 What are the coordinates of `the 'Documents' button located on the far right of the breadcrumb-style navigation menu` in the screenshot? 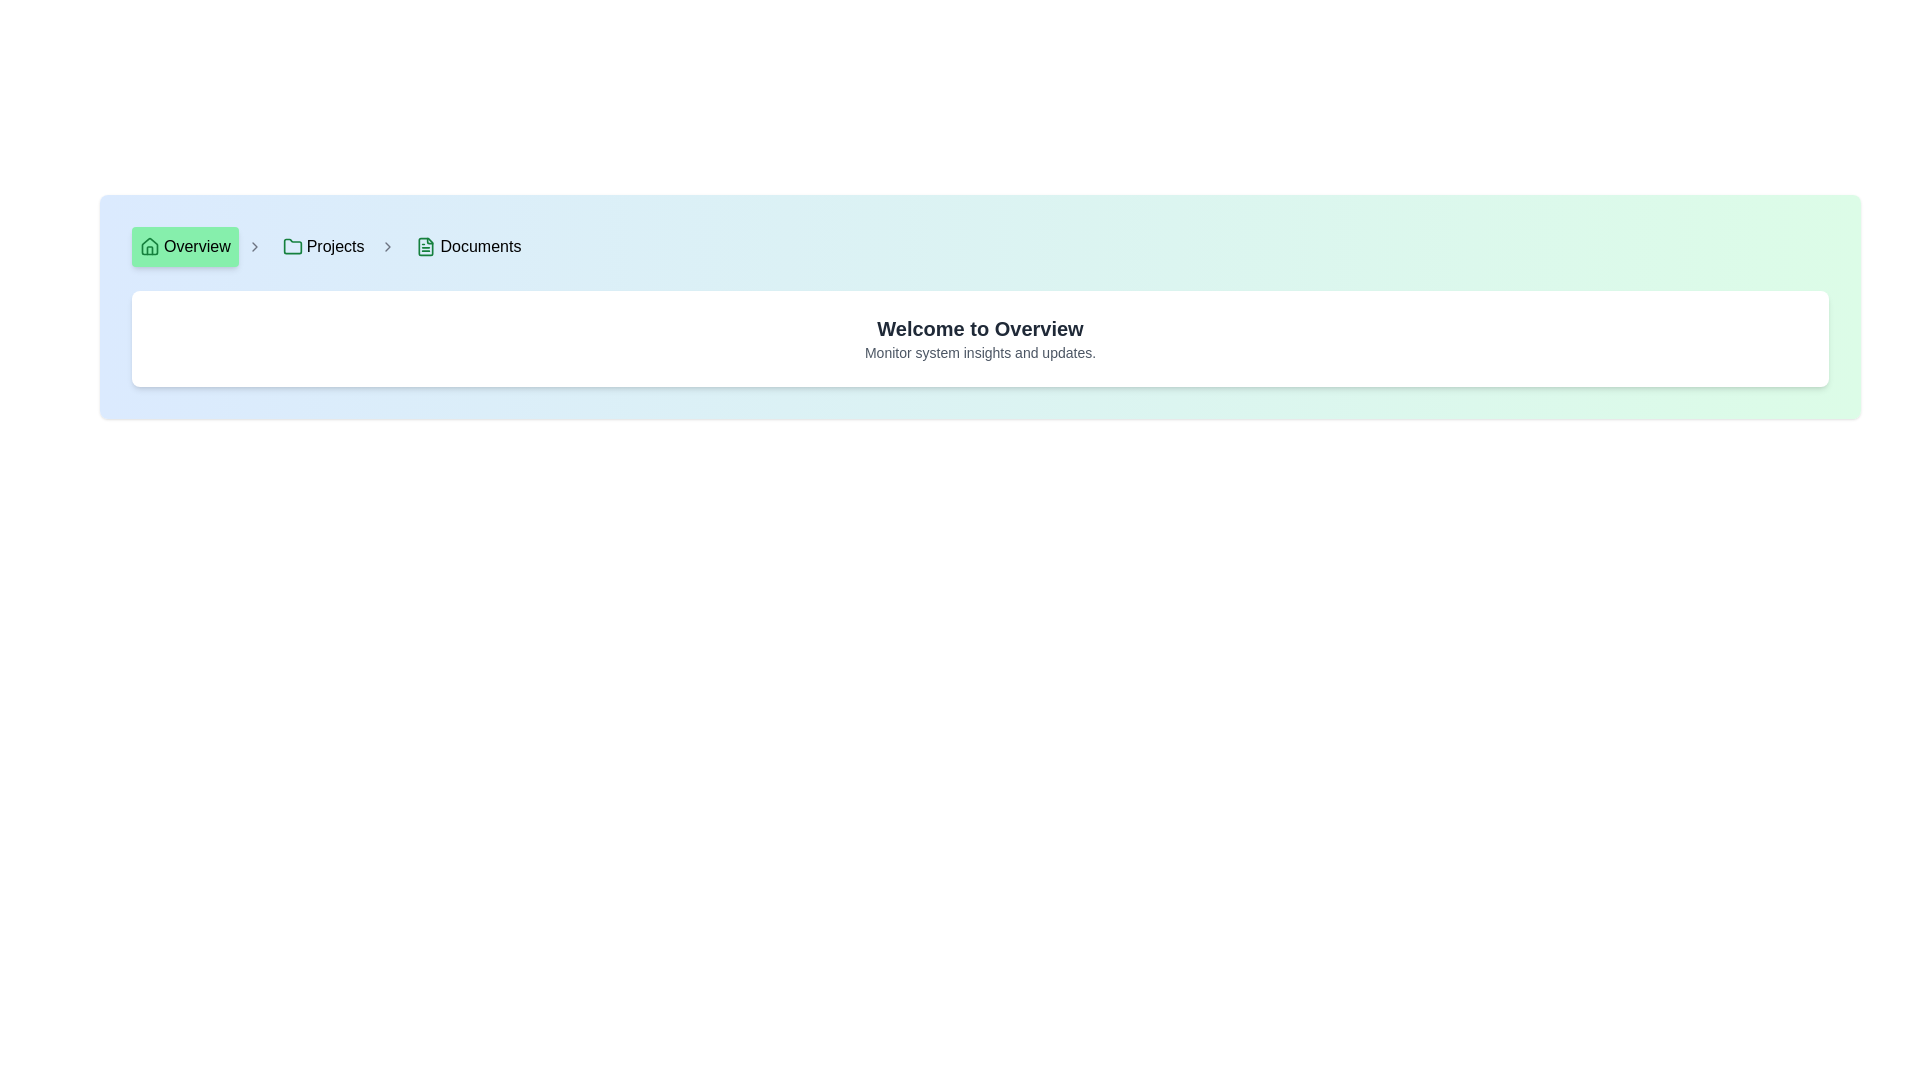 It's located at (467, 245).